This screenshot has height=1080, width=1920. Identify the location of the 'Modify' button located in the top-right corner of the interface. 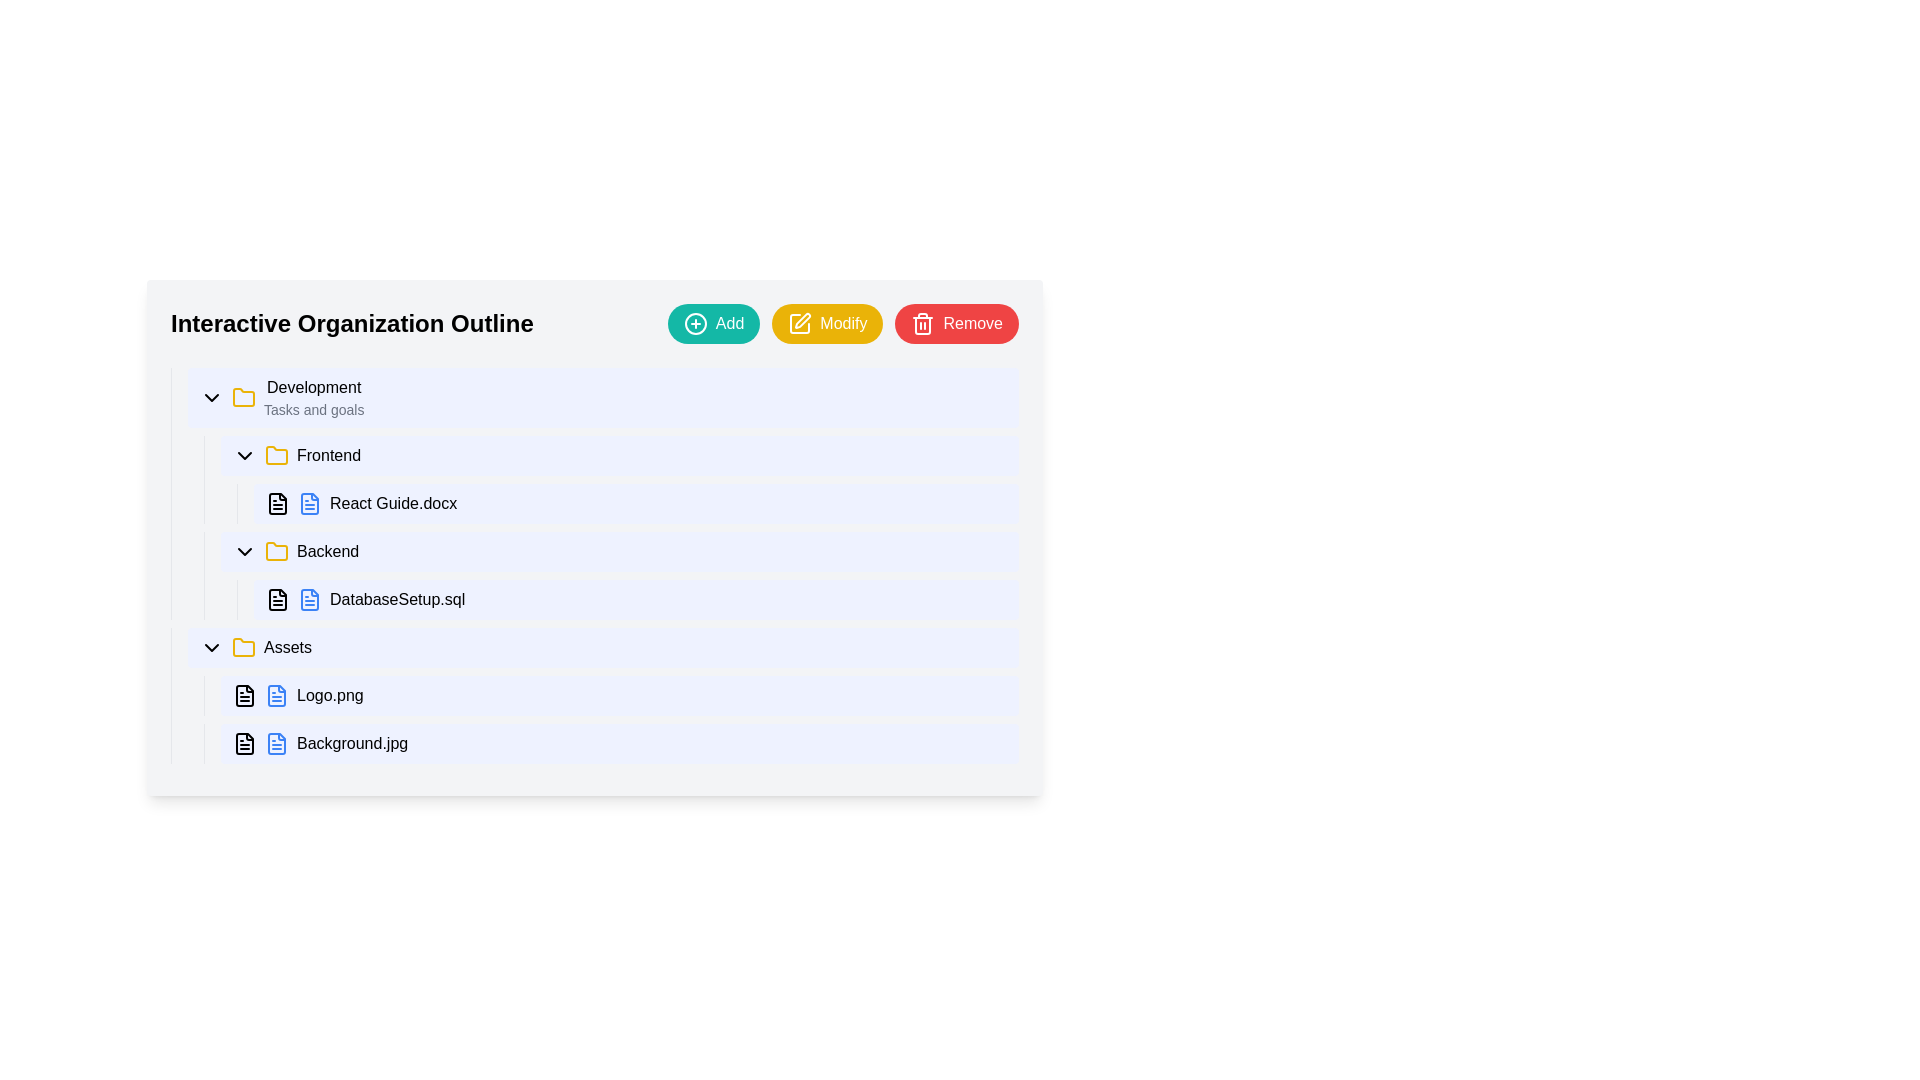
(843, 323).